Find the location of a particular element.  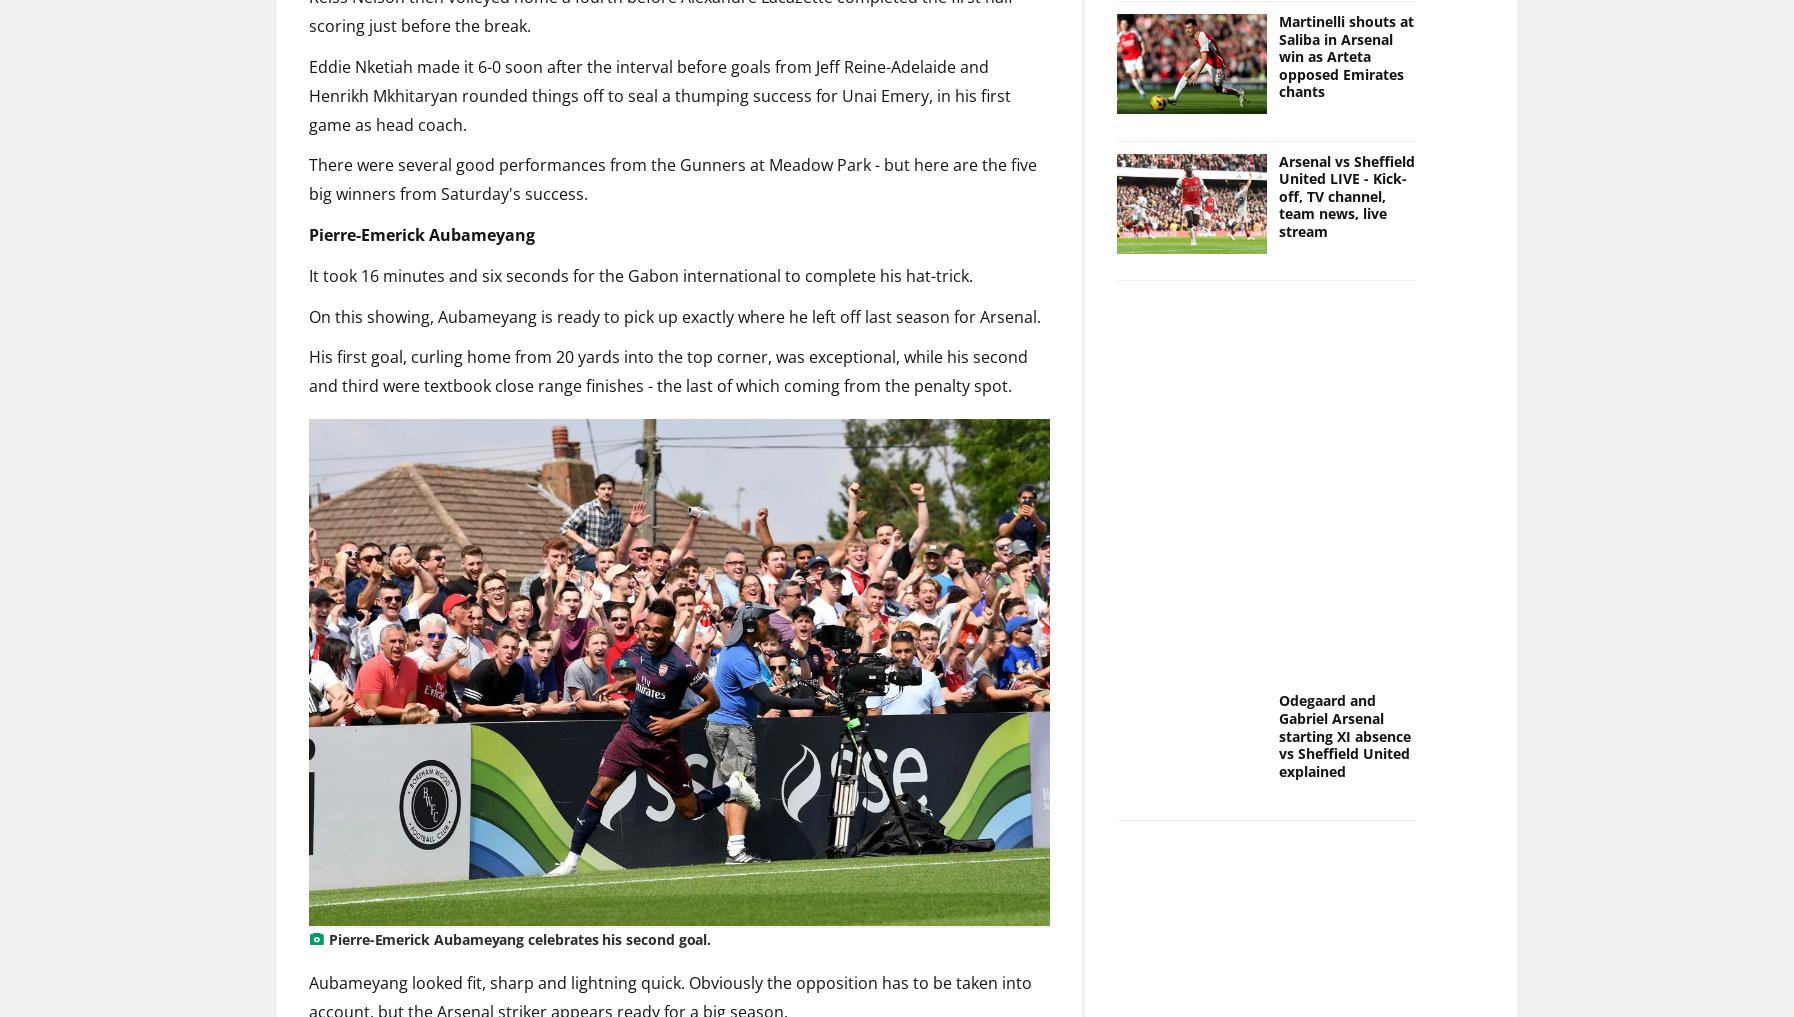

'Martinelli shouts at Saliba in Arsenal win as Arteta opposed Emirates chants' is located at coordinates (1344, 55).